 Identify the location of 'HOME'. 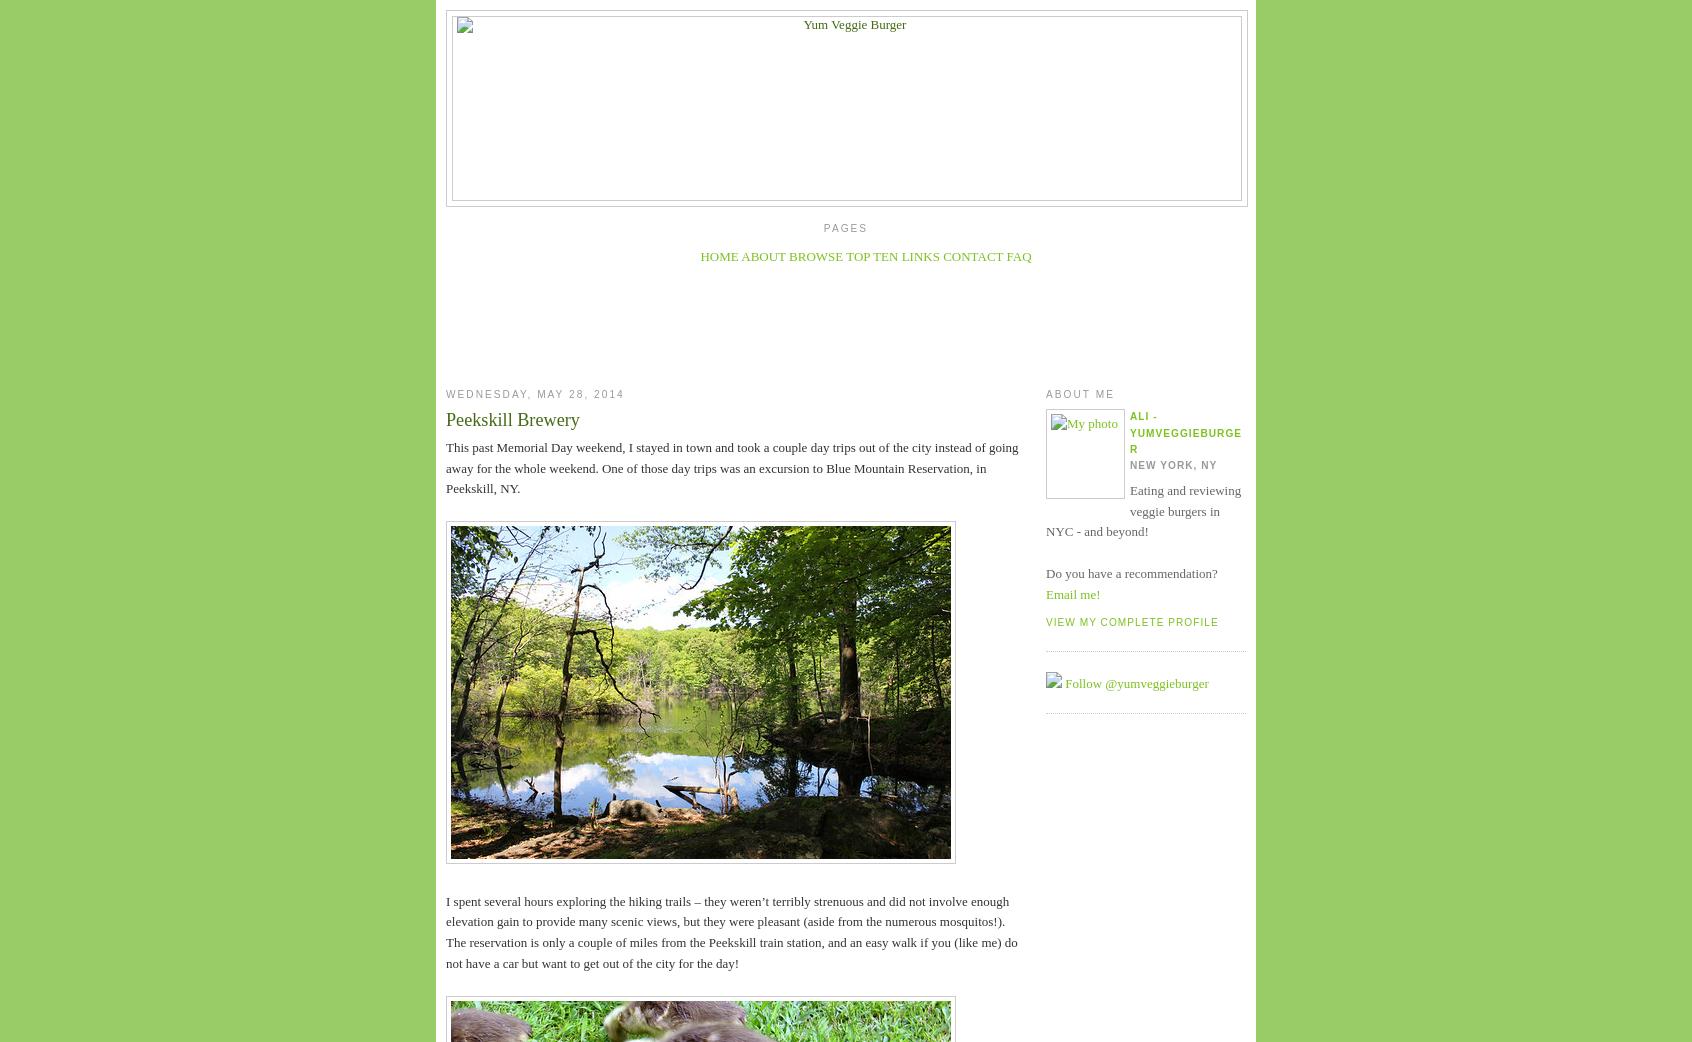
(699, 255).